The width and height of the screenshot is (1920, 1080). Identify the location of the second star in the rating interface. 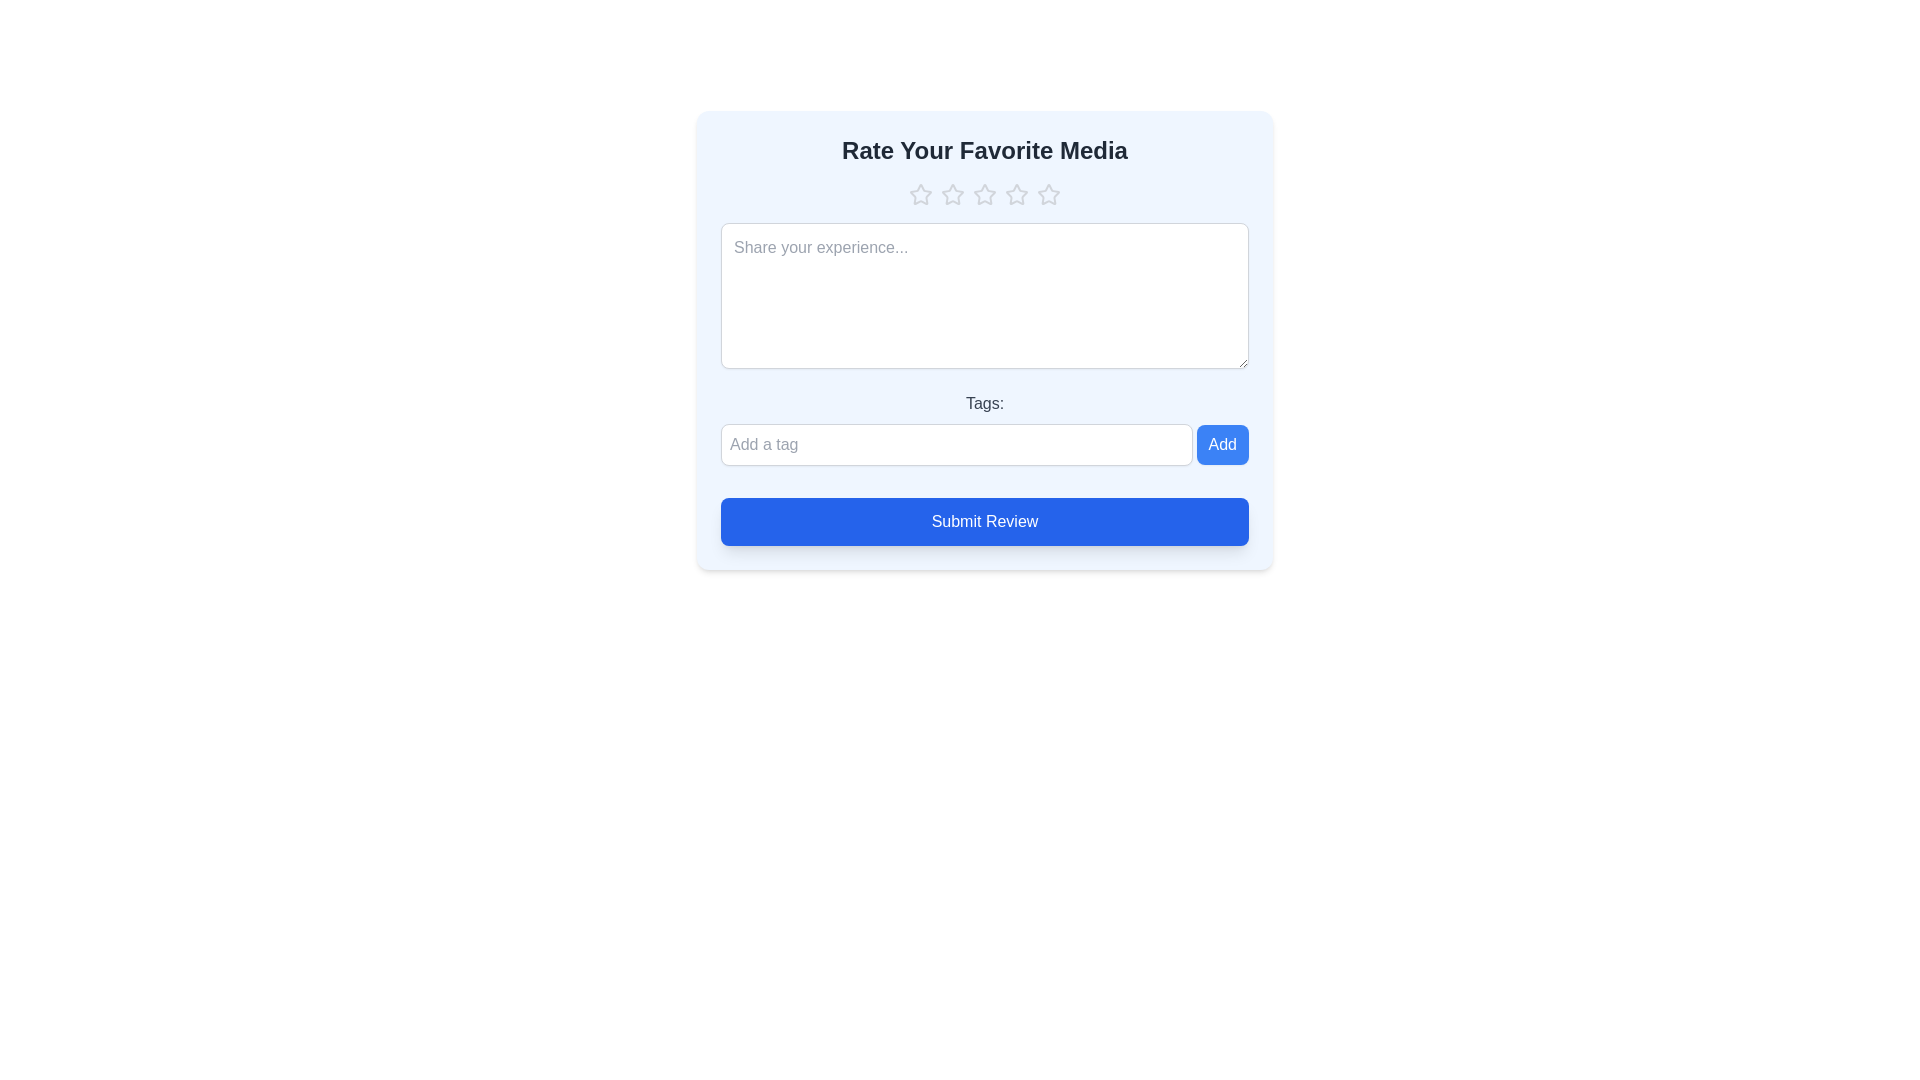
(952, 194).